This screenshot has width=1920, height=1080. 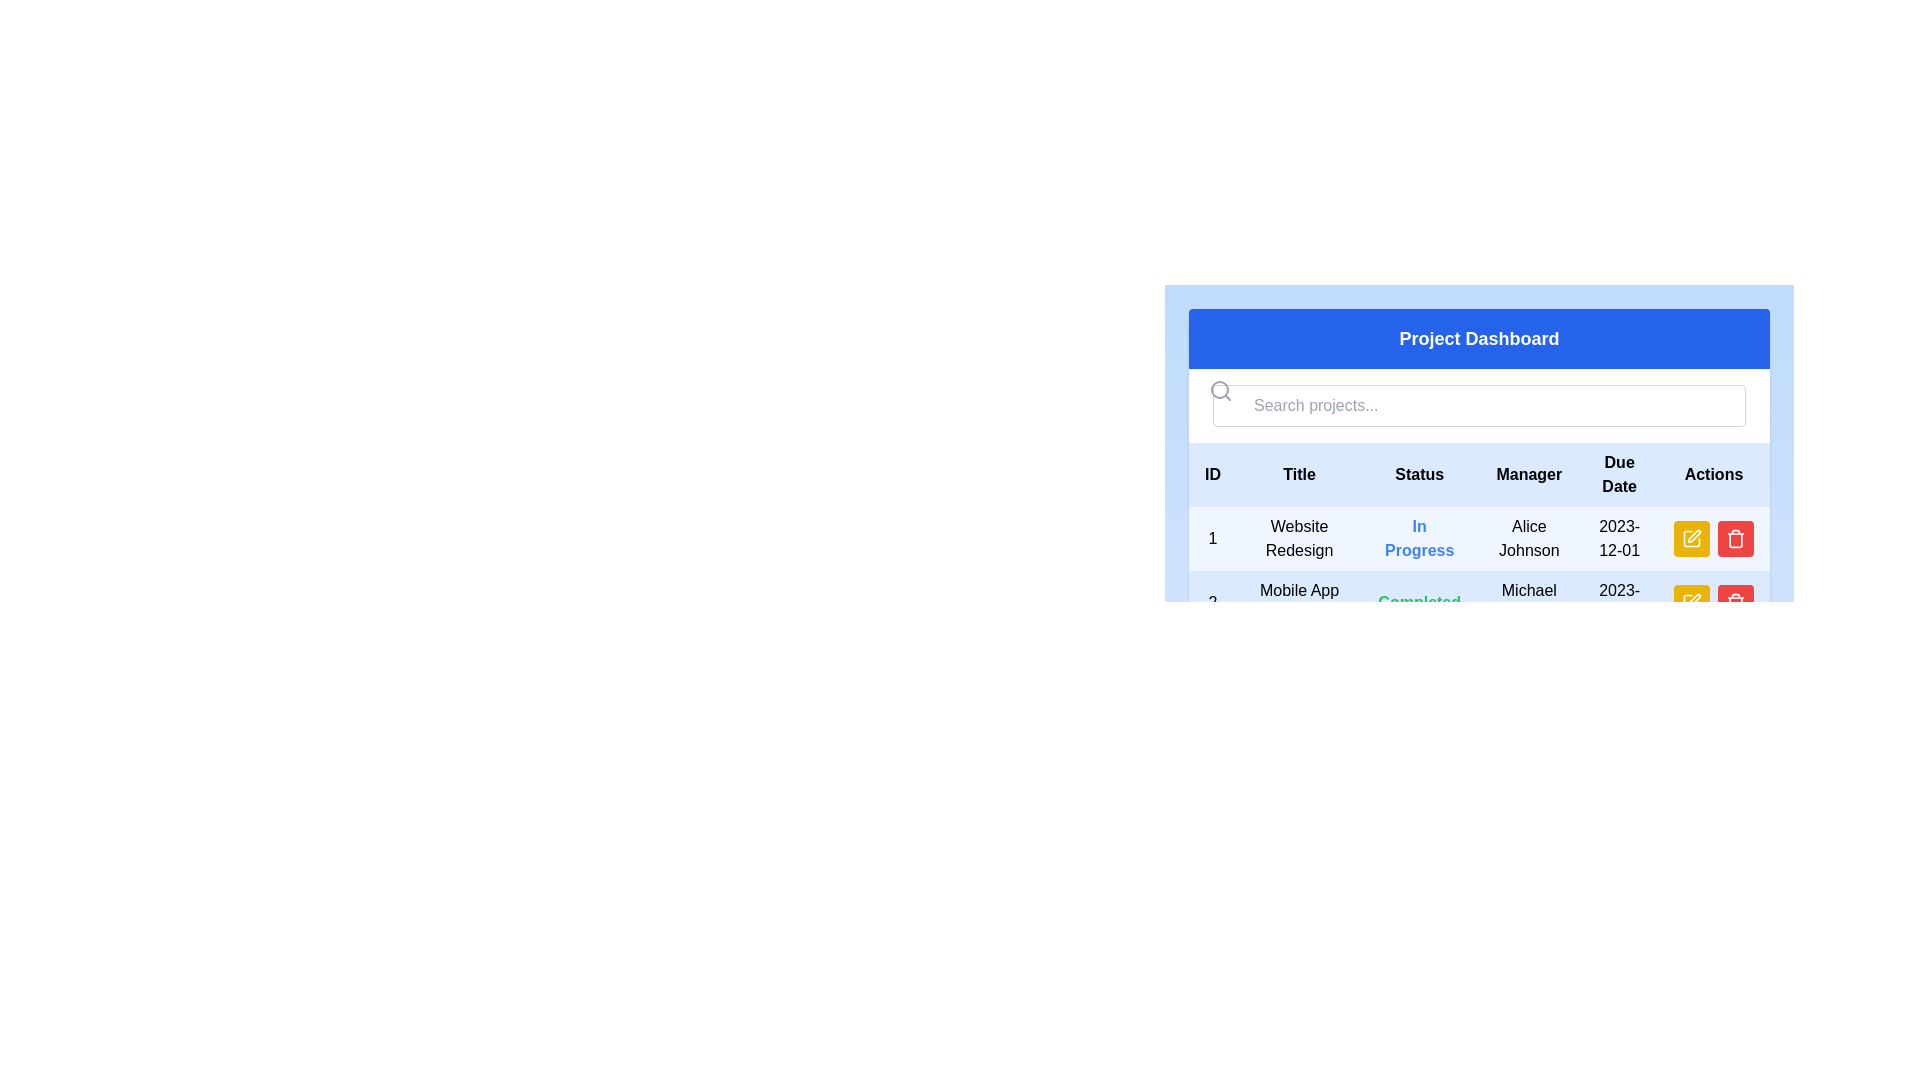 I want to click on the trash icon located in the 'Actions' column of the second row, so click(x=1735, y=601).